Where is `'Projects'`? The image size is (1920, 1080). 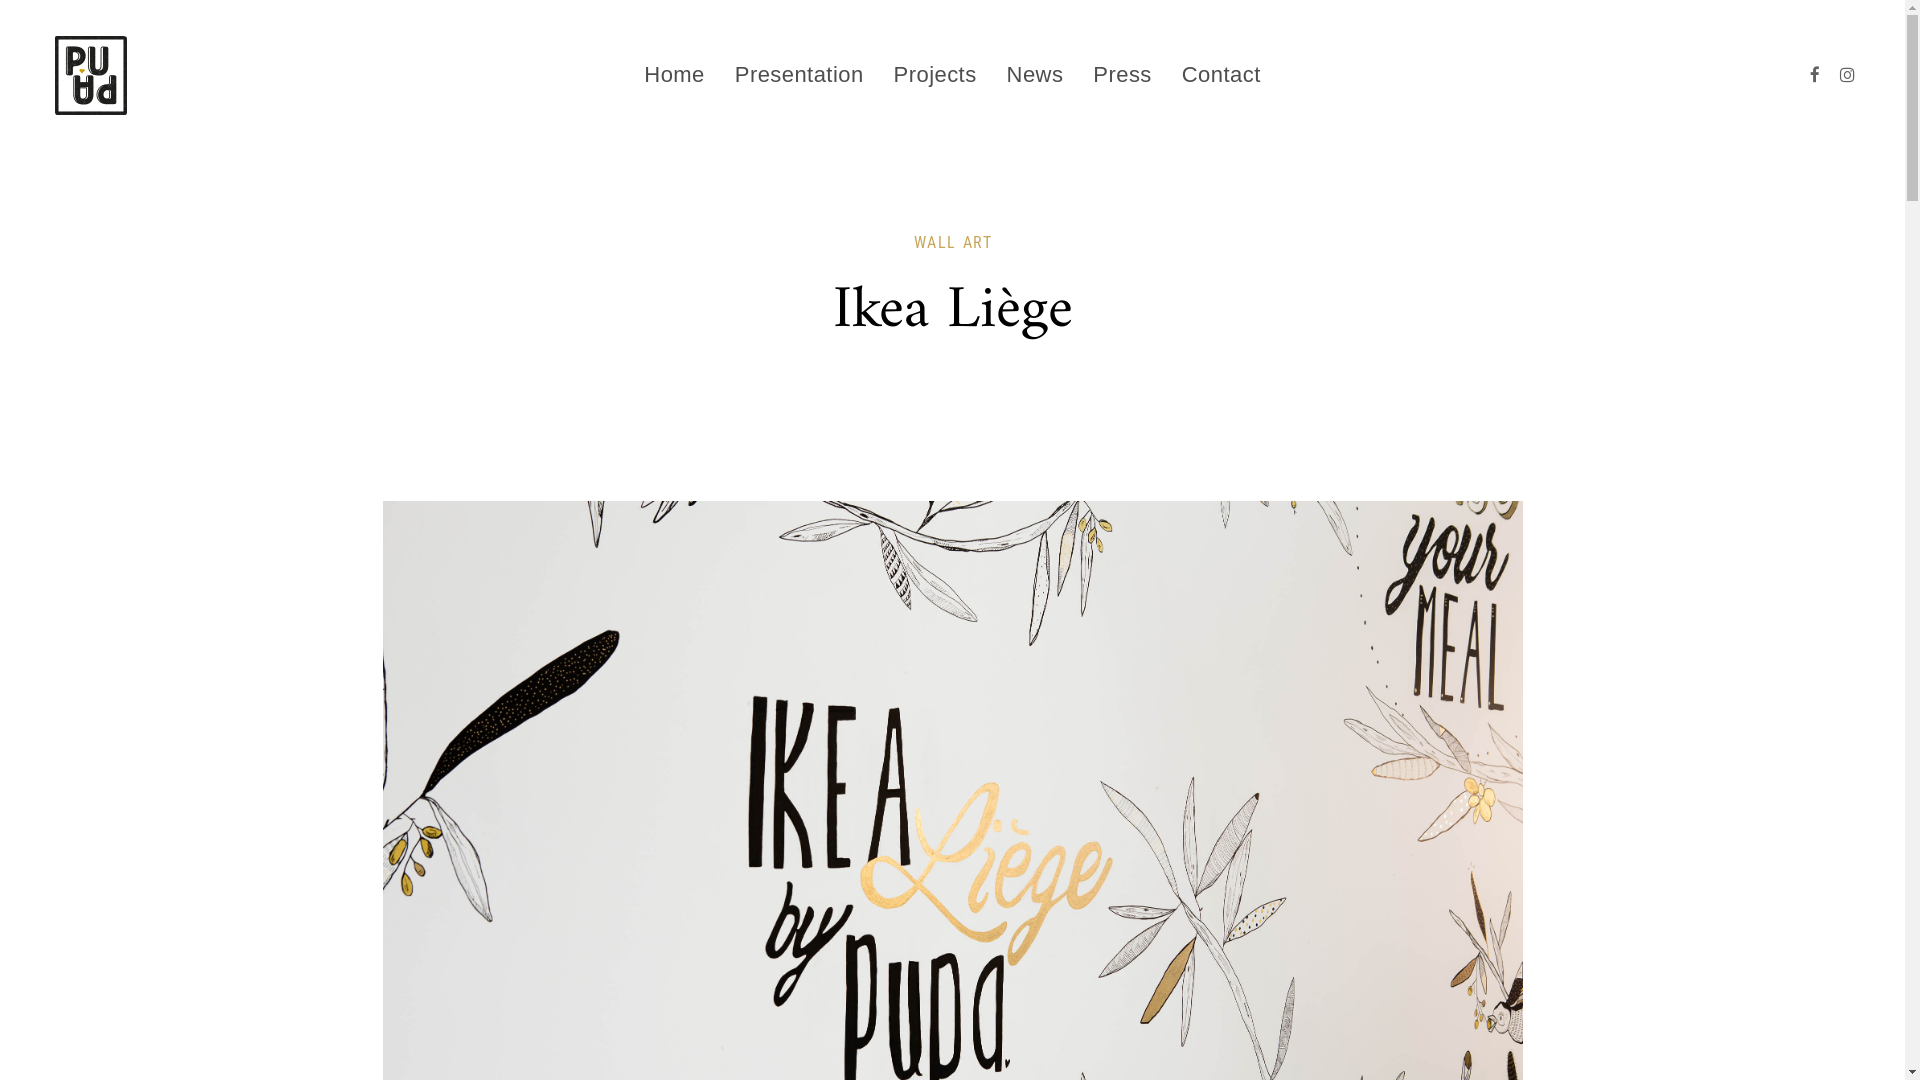
'Projects' is located at coordinates (934, 73).